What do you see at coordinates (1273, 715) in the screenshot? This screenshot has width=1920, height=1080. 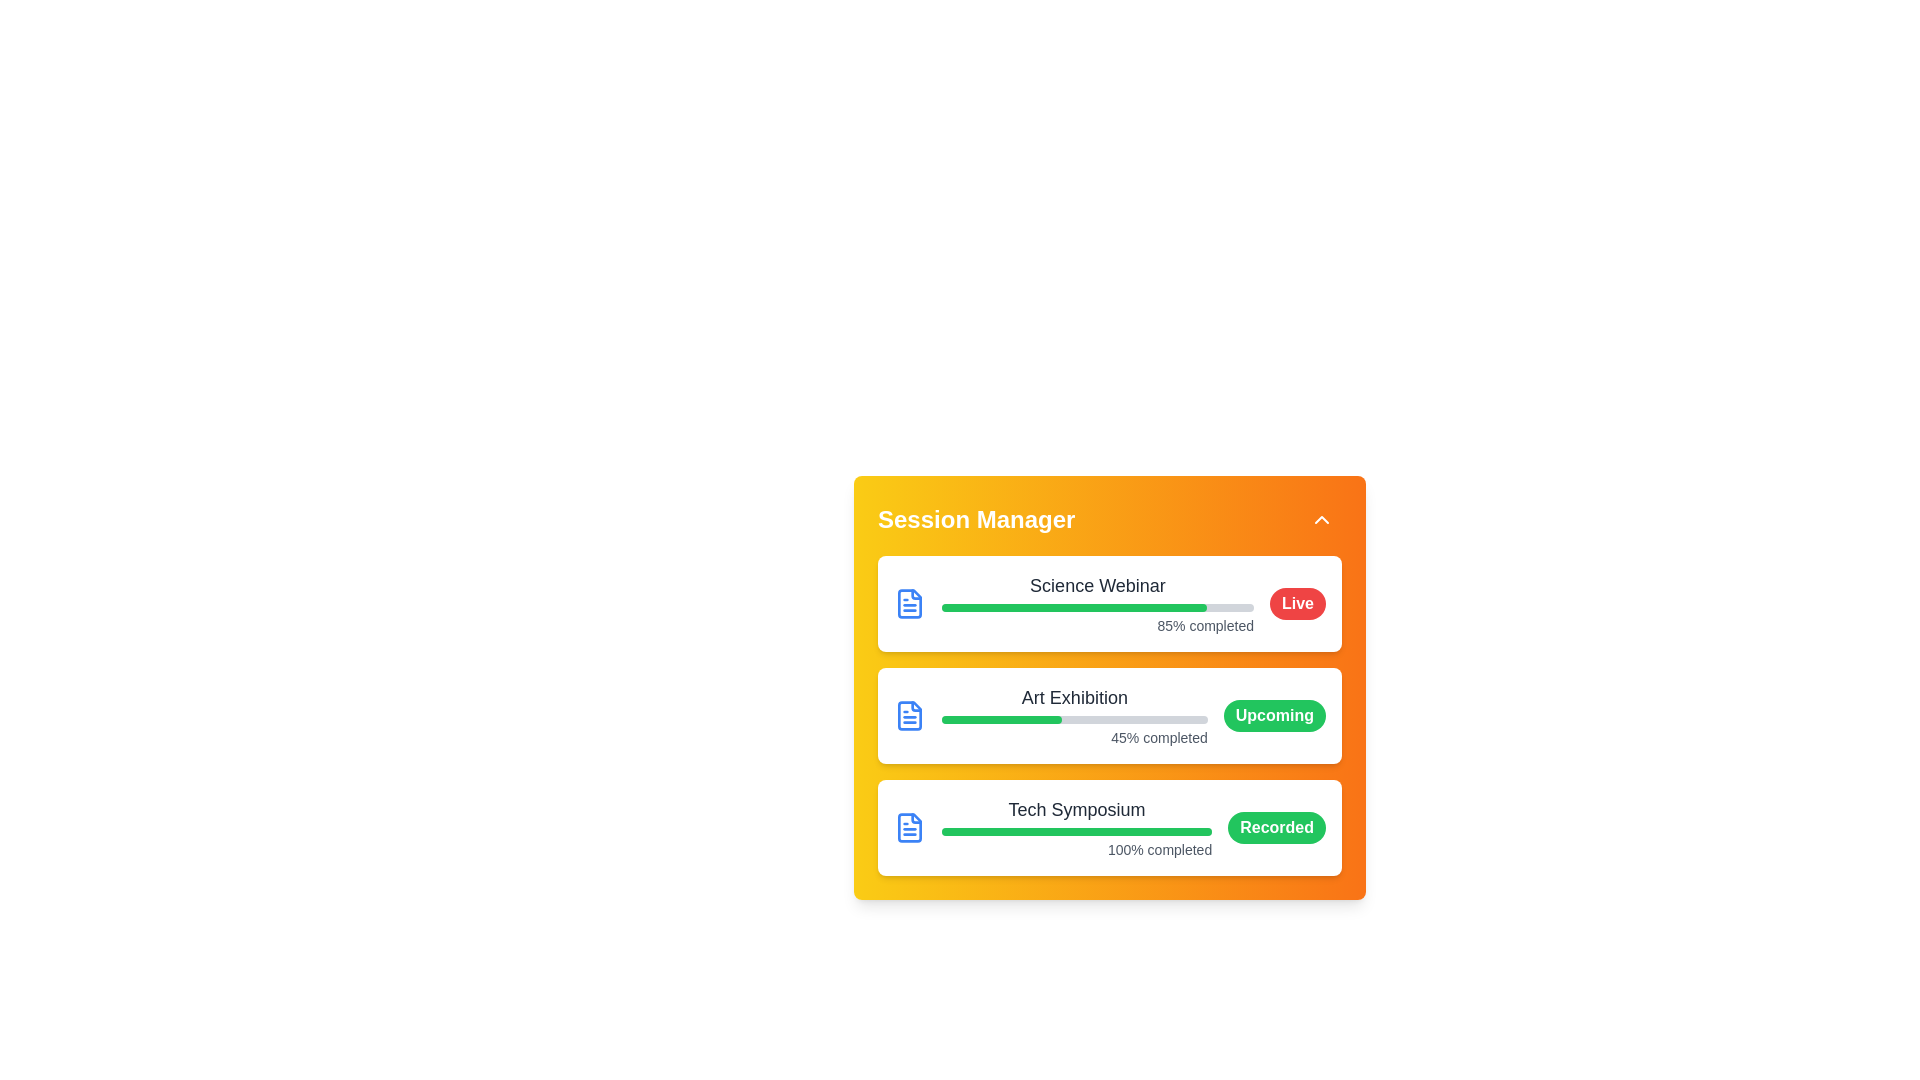 I see `status displayed on the small pill-shaped label with a green background and the text 'Upcoming' in white, bold font, located in the second card of the events list` at bounding box center [1273, 715].